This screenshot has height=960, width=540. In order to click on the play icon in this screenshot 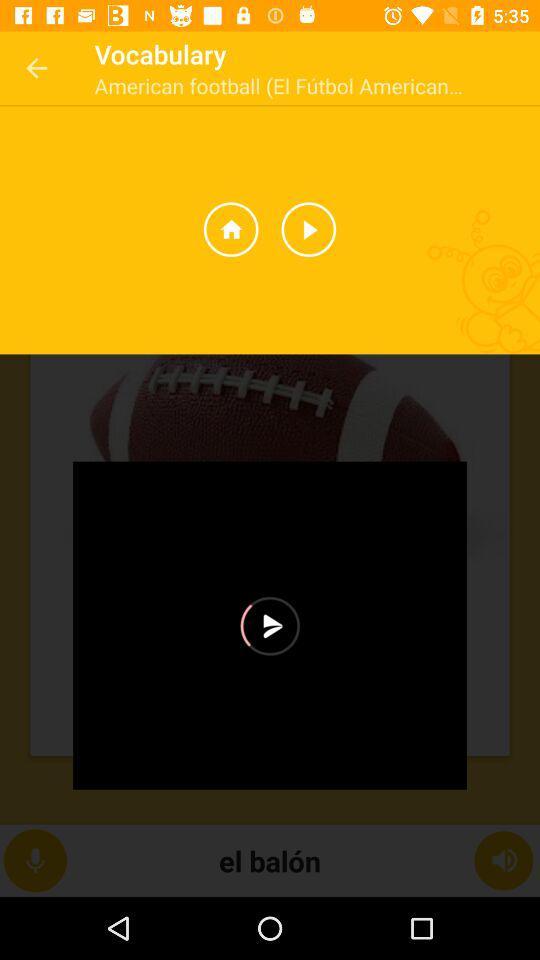, I will do `click(308, 229)`.